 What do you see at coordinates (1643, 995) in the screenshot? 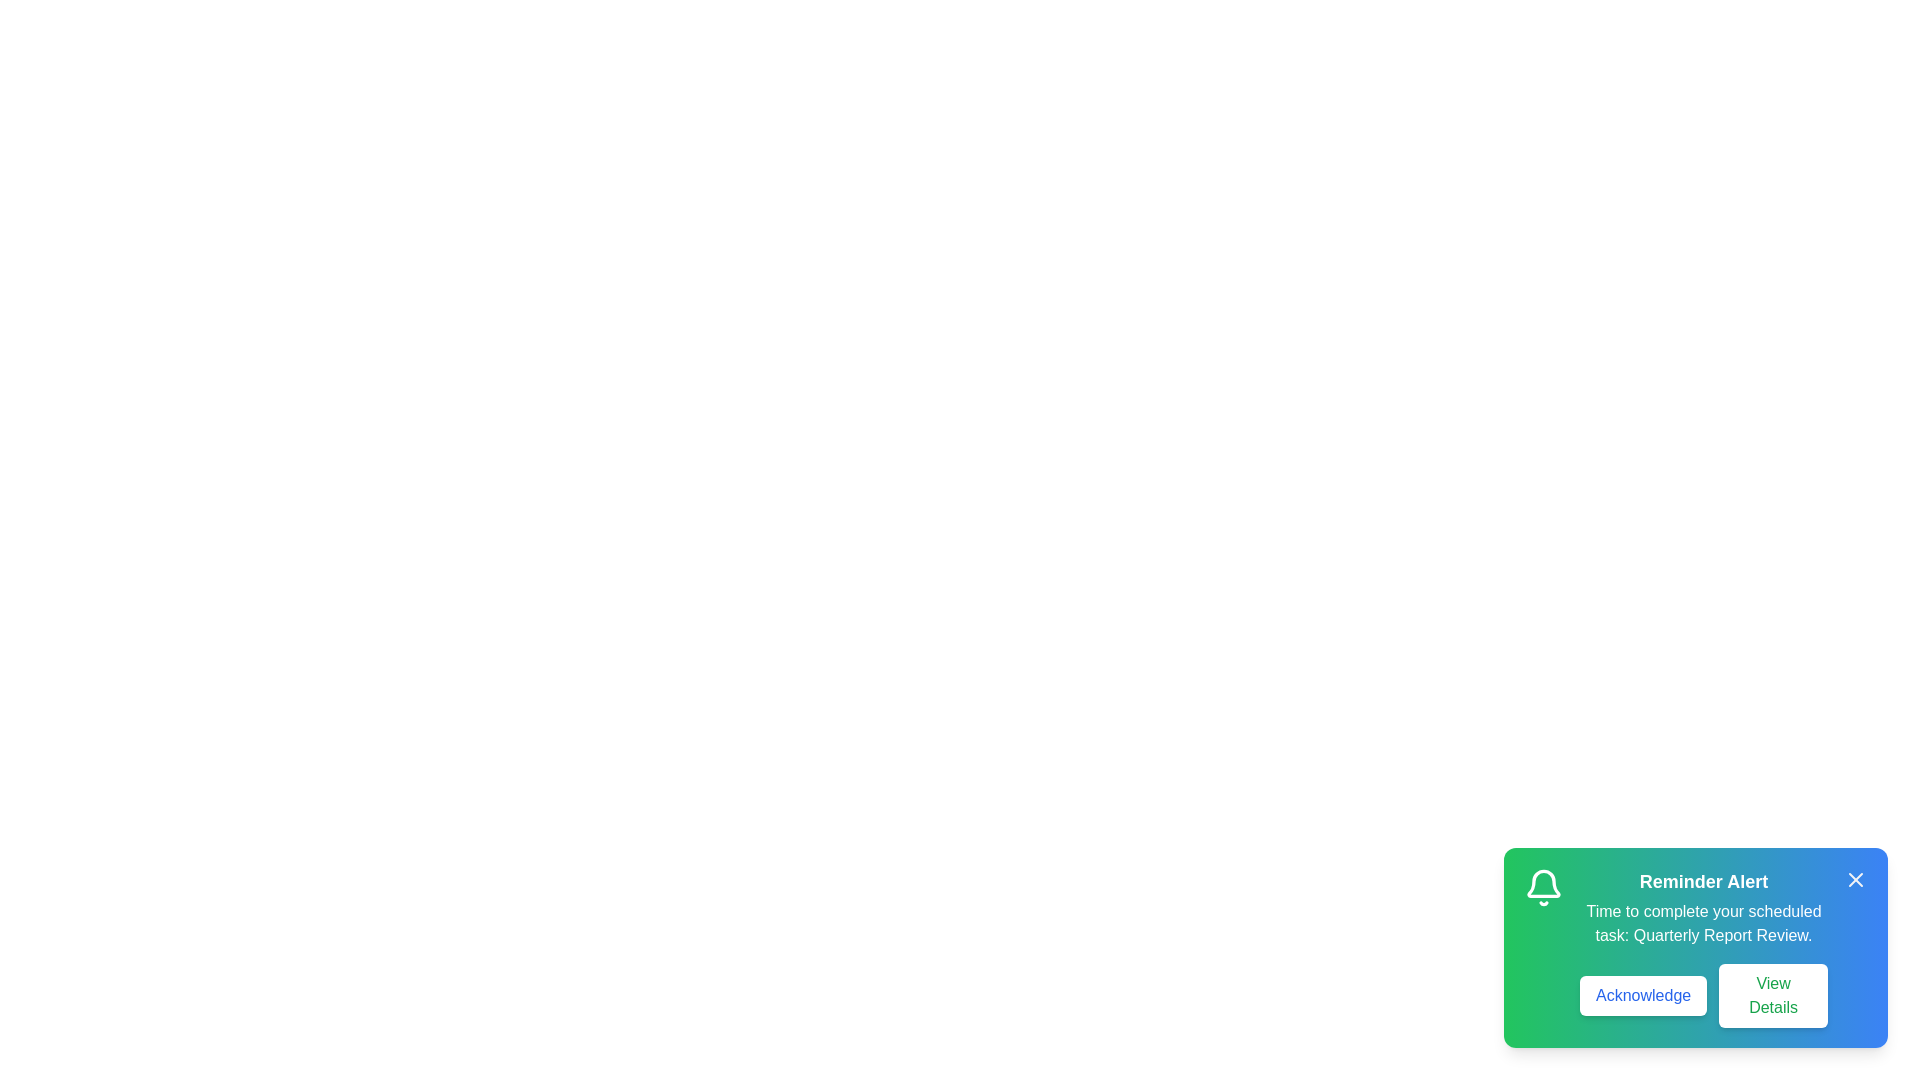
I see `the 'Acknowledge' button to acknowledge the reminder` at bounding box center [1643, 995].